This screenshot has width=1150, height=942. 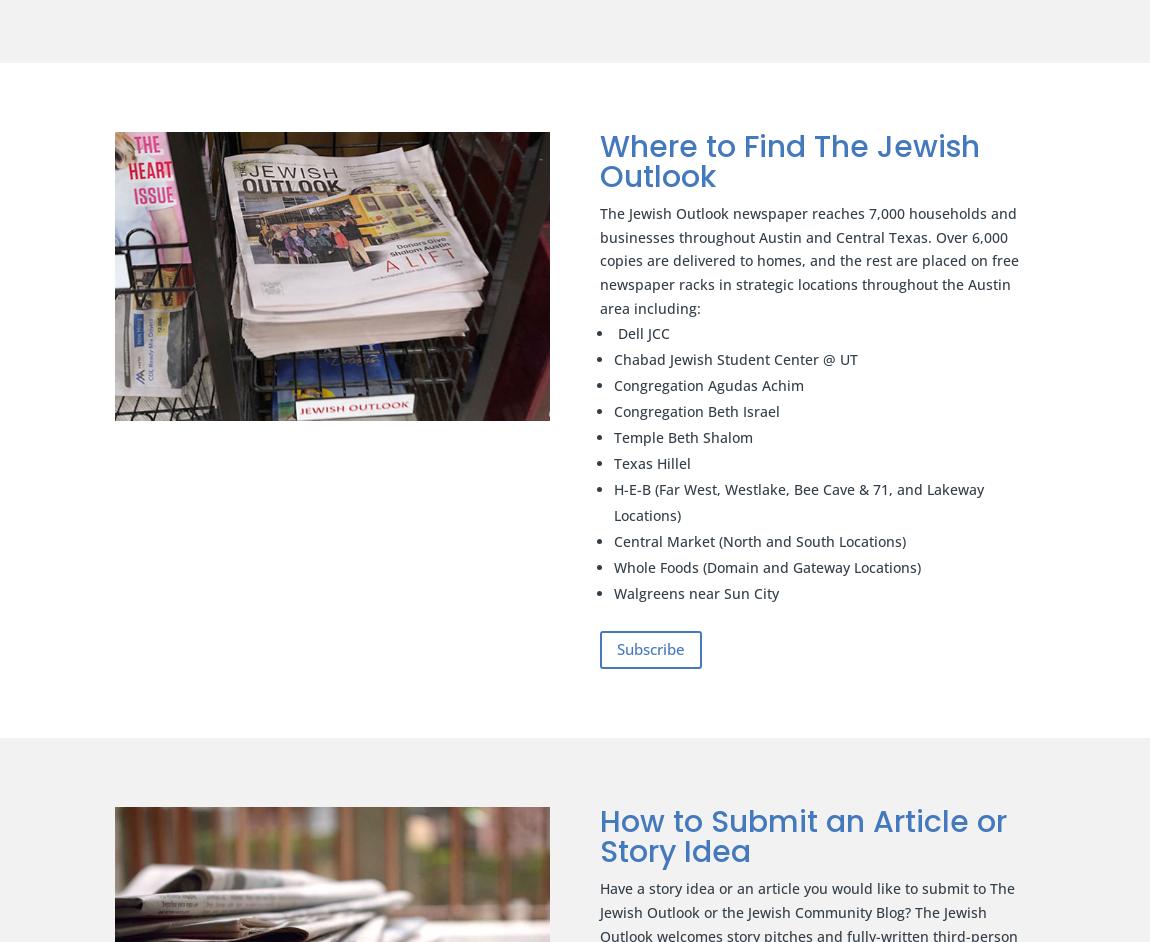 I want to click on 'Where to Find The Jewish Outlook', so click(x=598, y=159).